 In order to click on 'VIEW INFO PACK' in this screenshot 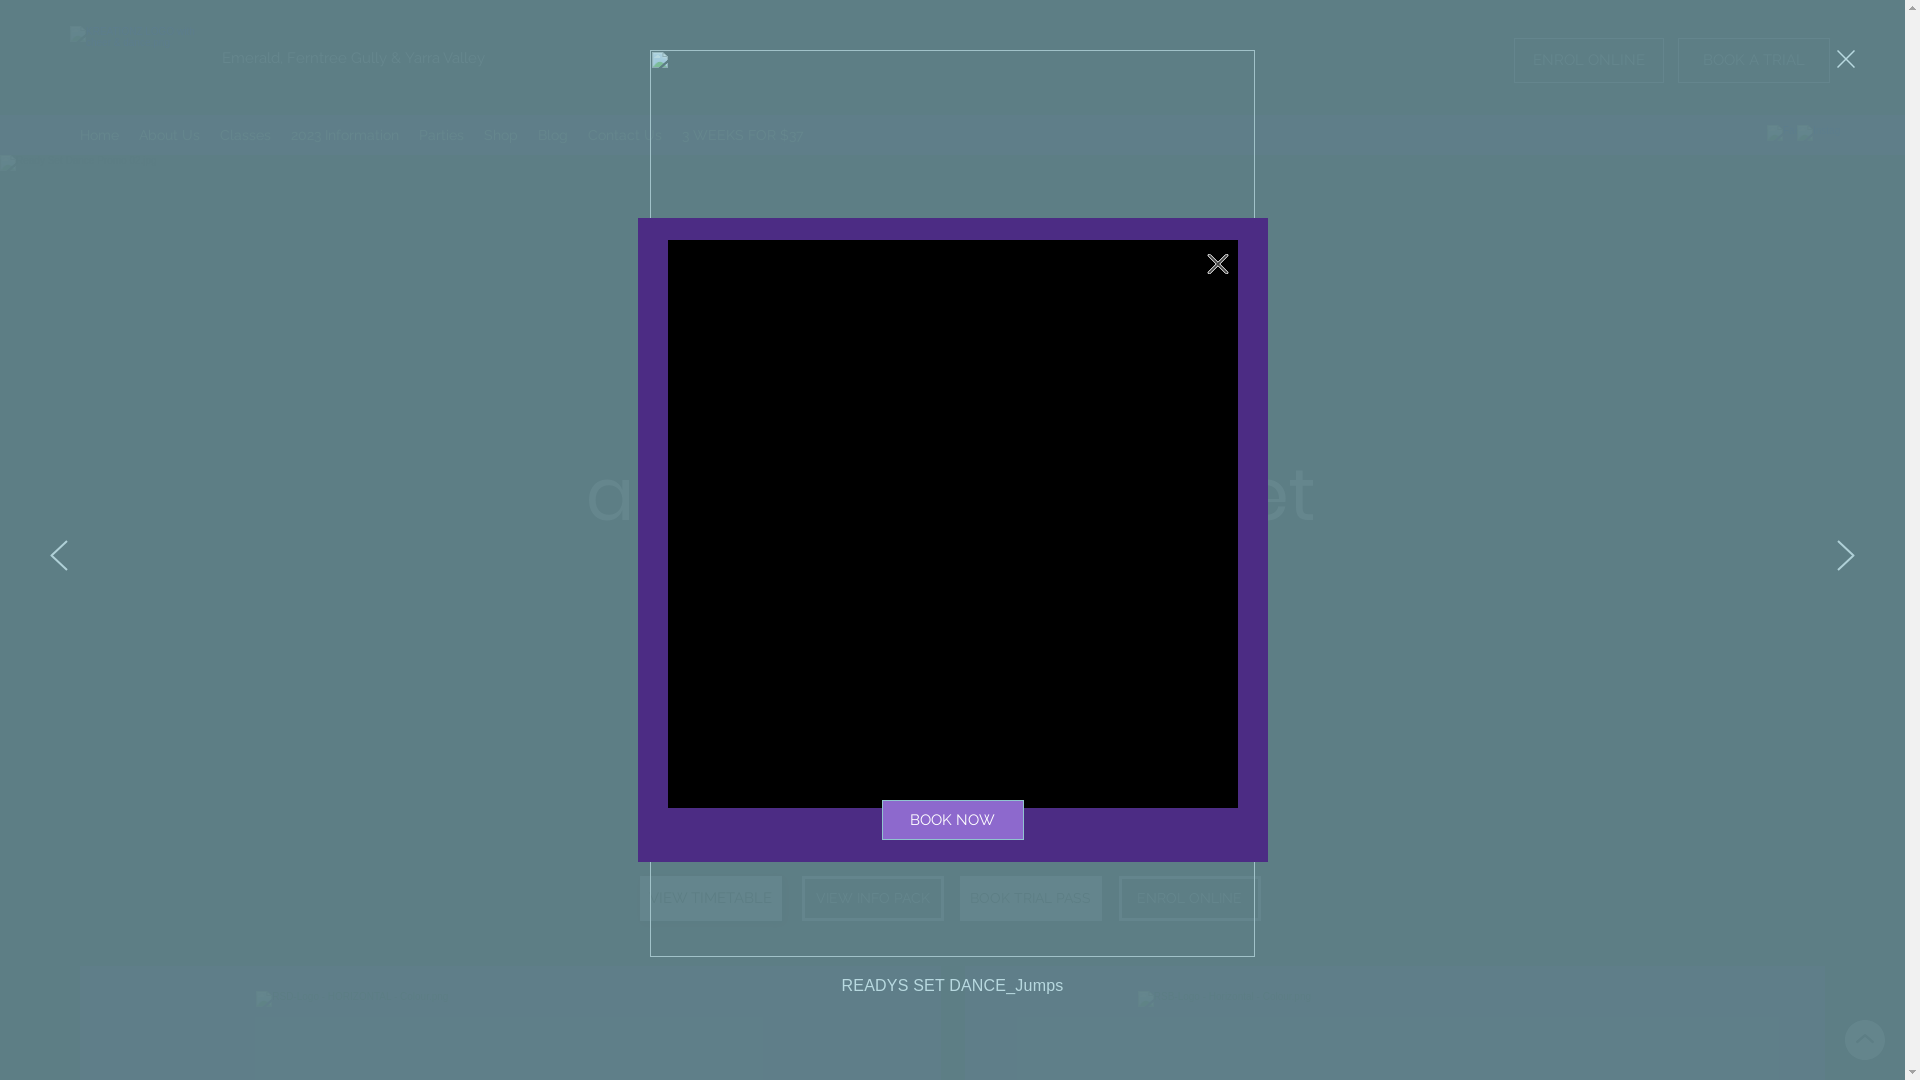, I will do `click(873, 897)`.